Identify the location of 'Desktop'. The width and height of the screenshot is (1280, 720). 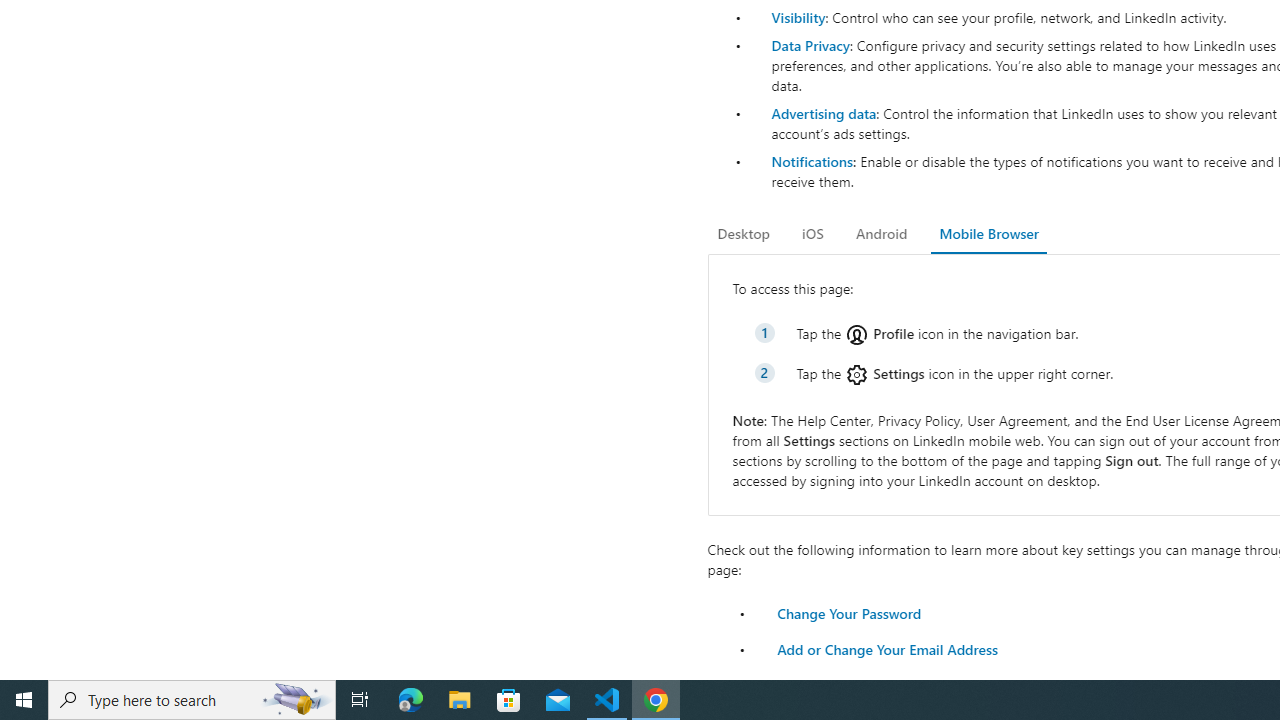
(743, 233).